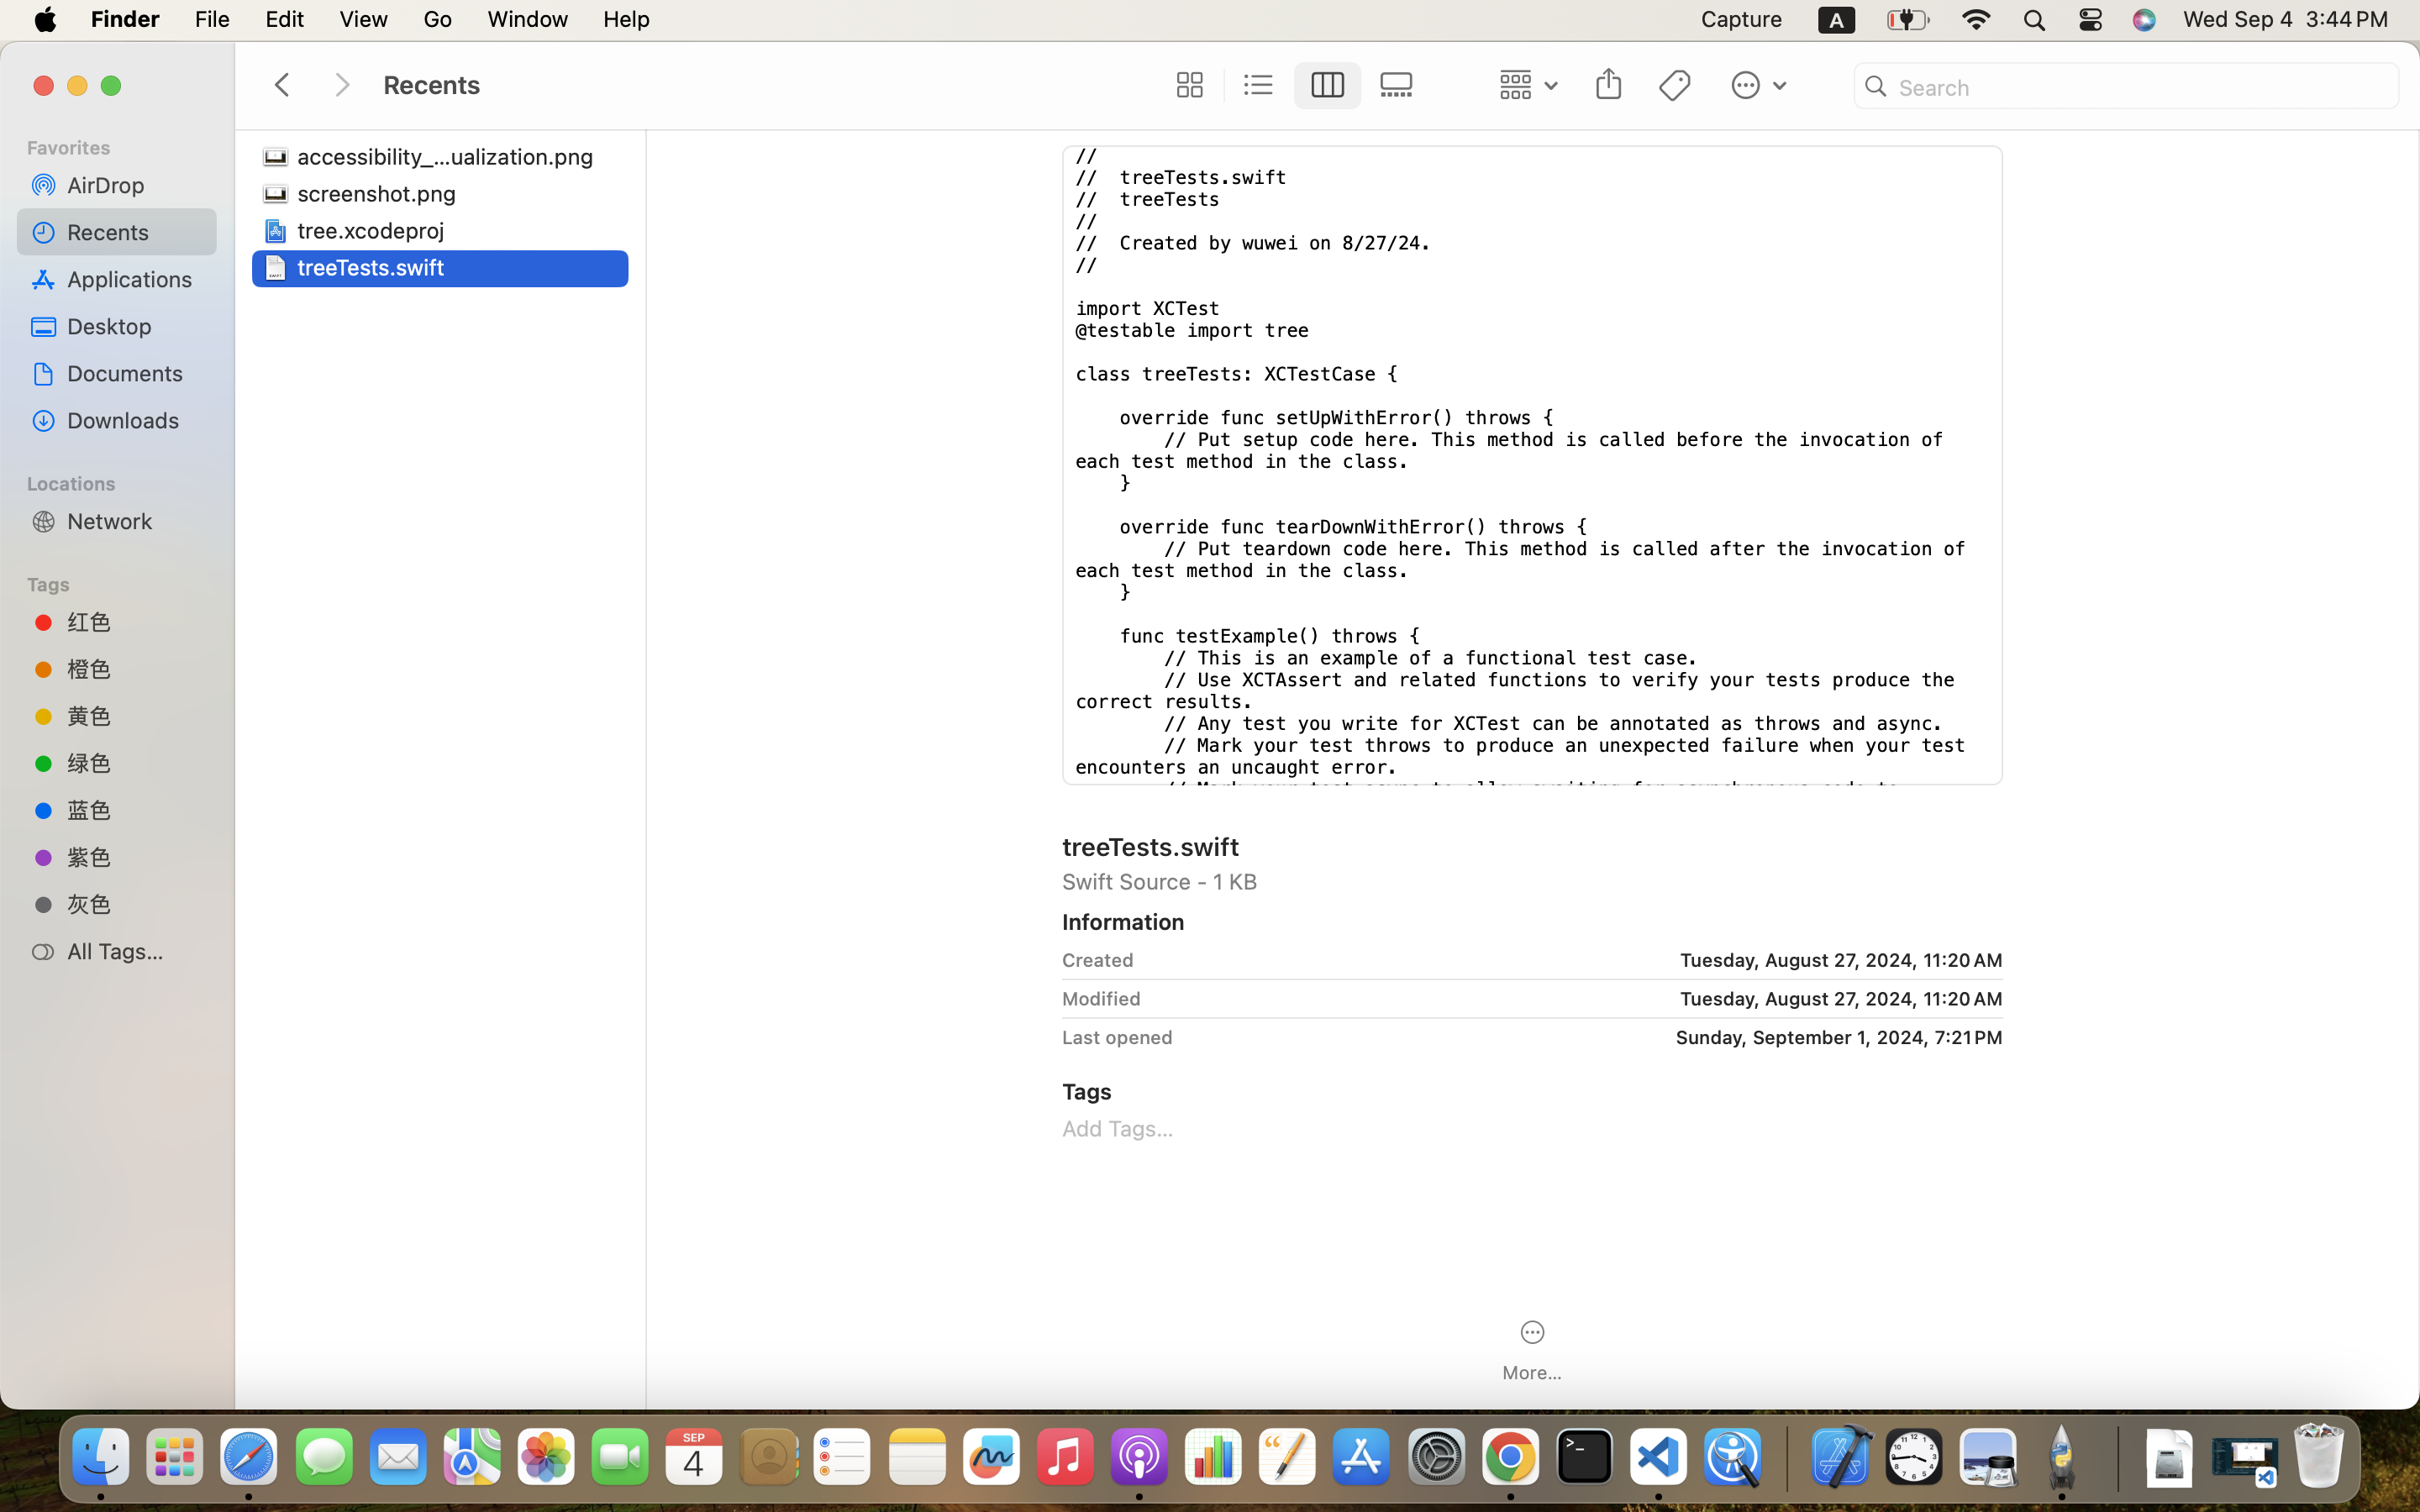  Describe the element at coordinates (134, 714) in the screenshot. I see `'黄色'` at that location.